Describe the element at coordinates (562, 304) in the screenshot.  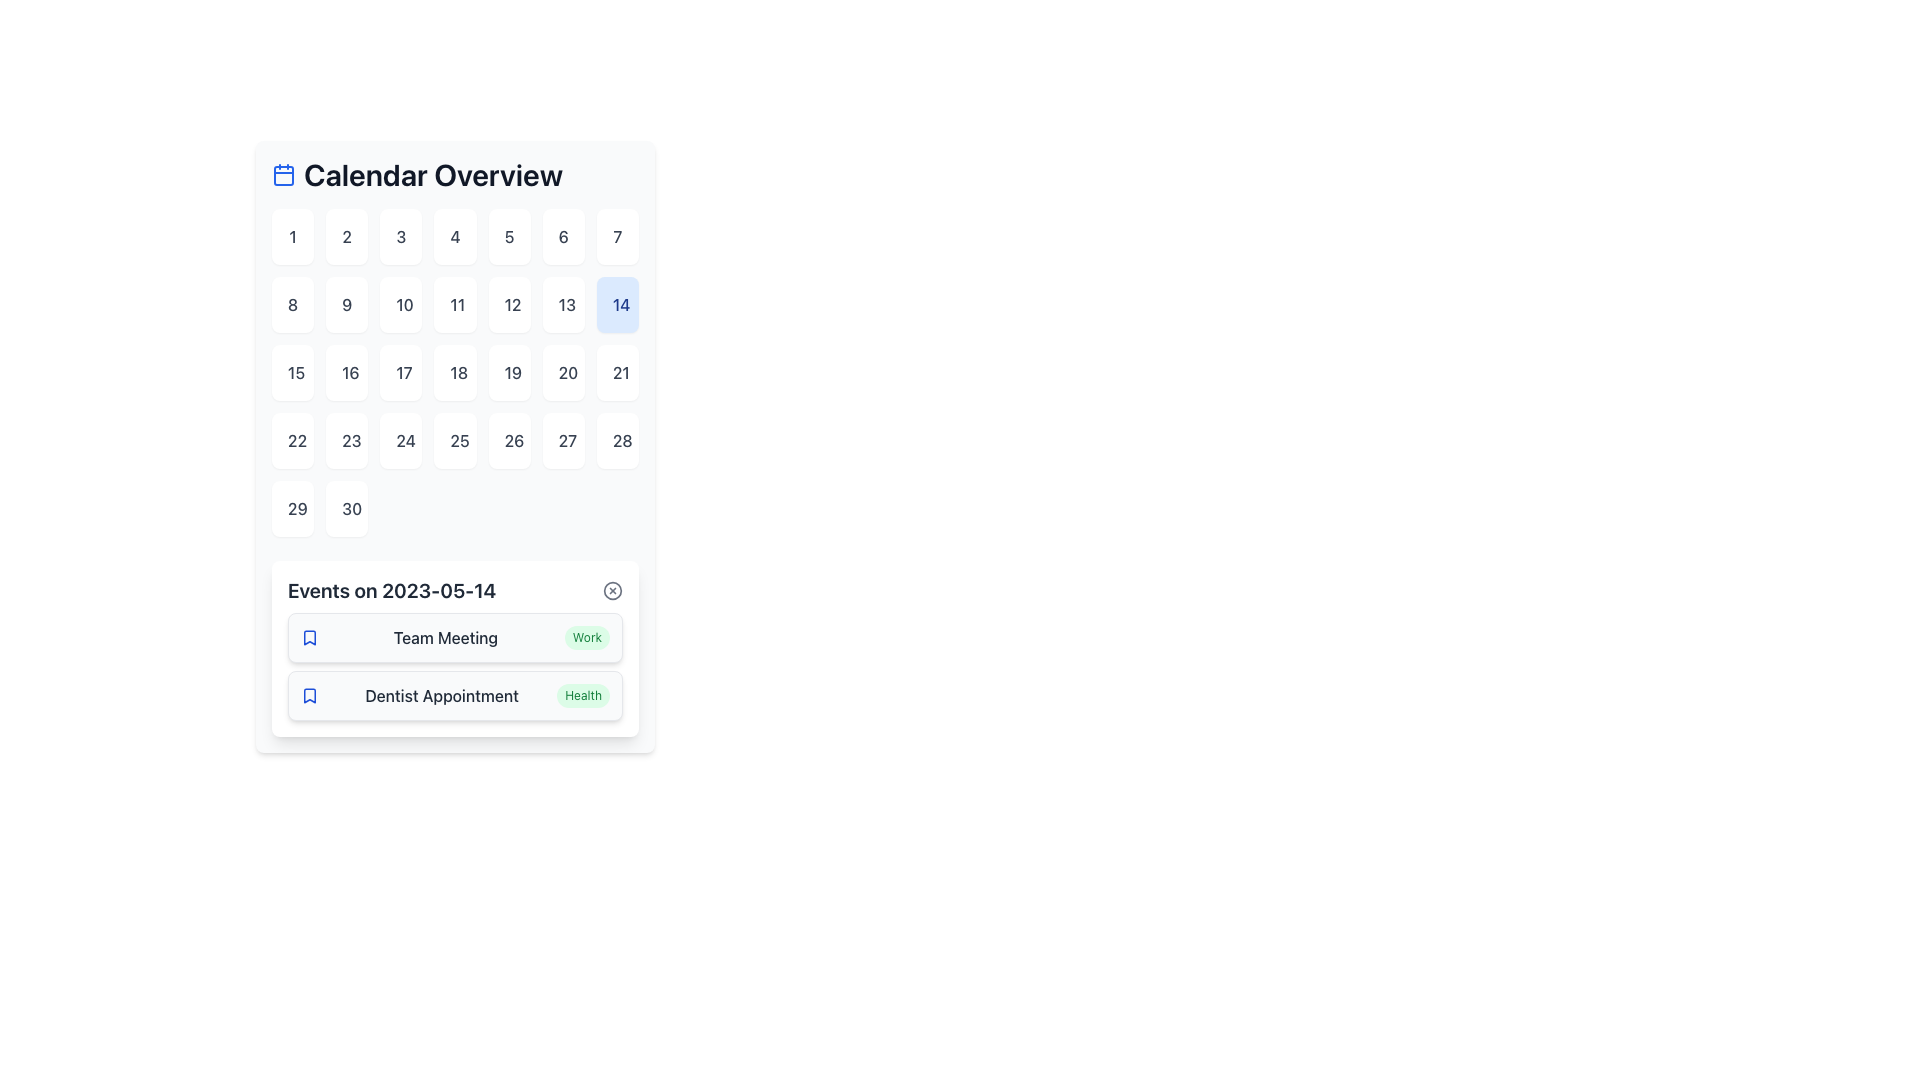
I see `the interactive date button representing the date '13' in the calendar interface` at that location.